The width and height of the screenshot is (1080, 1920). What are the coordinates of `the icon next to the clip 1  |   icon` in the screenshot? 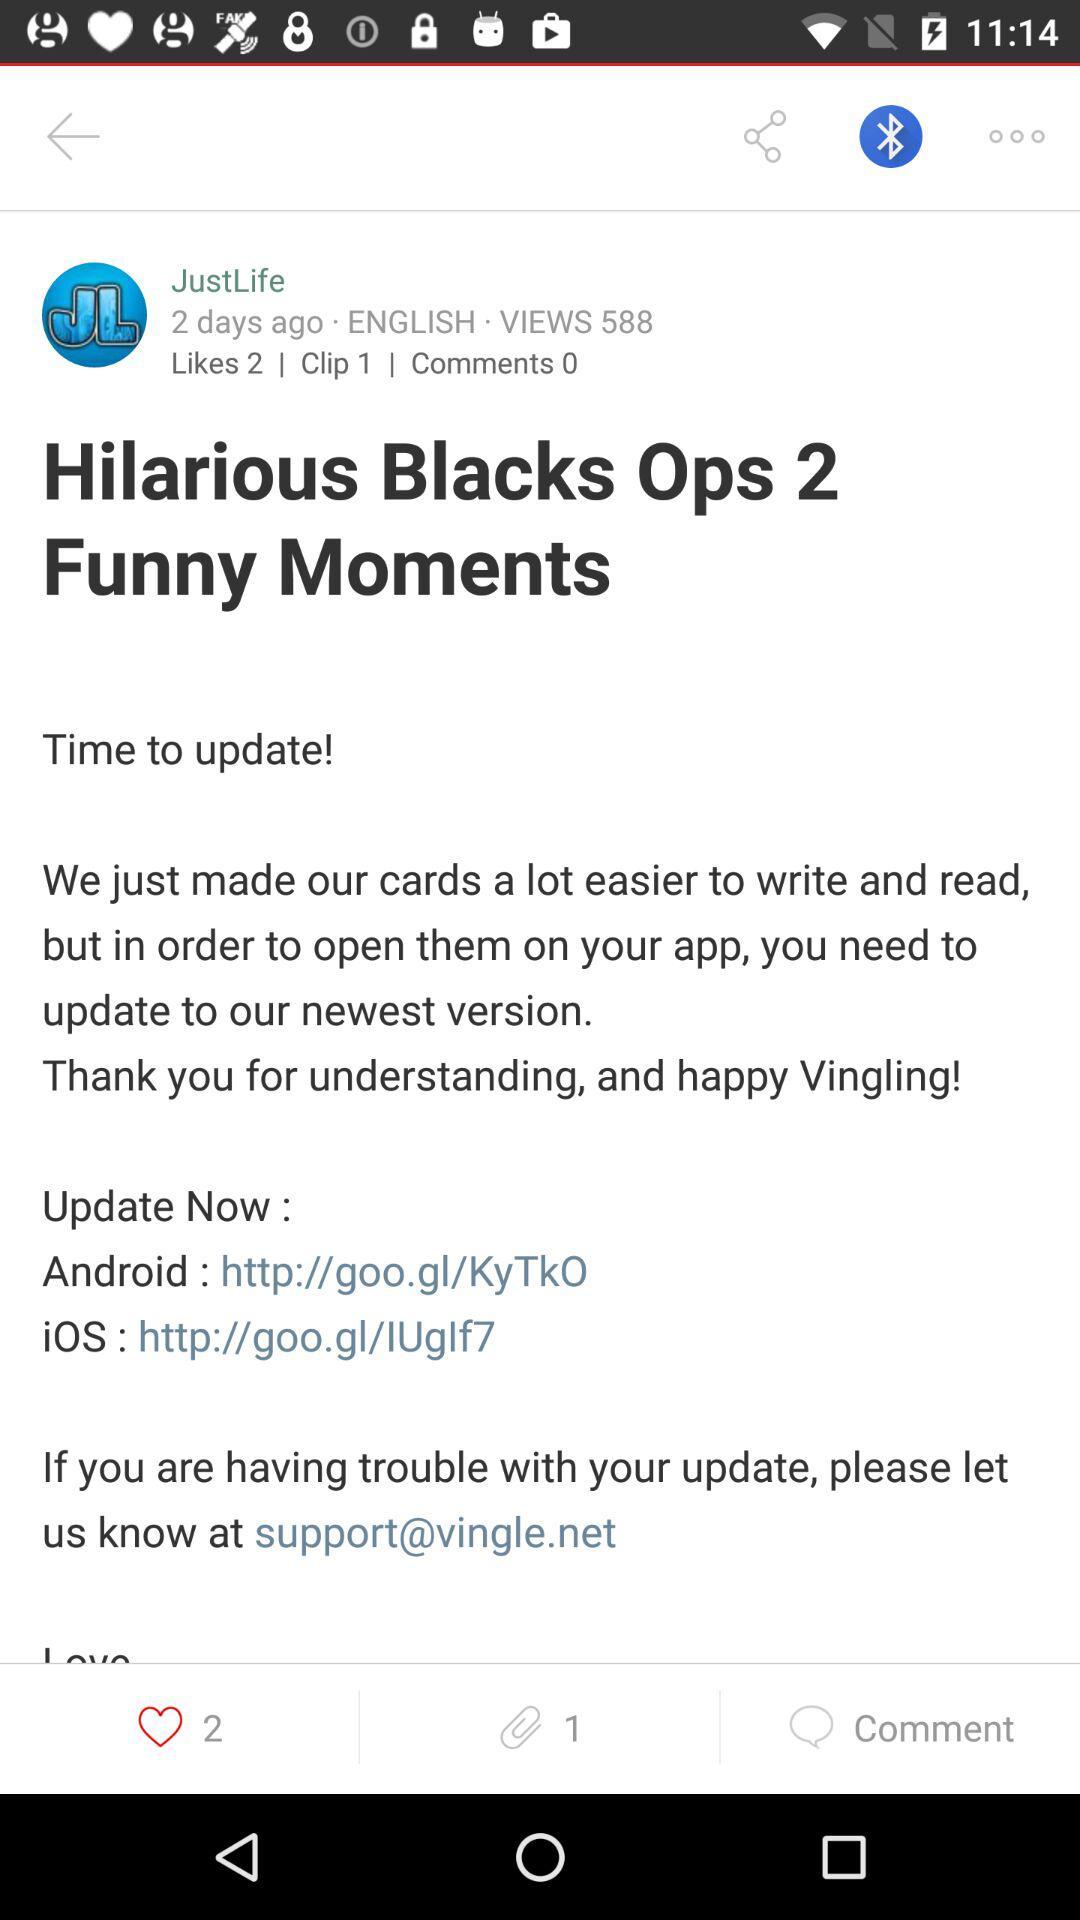 It's located at (494, 361).